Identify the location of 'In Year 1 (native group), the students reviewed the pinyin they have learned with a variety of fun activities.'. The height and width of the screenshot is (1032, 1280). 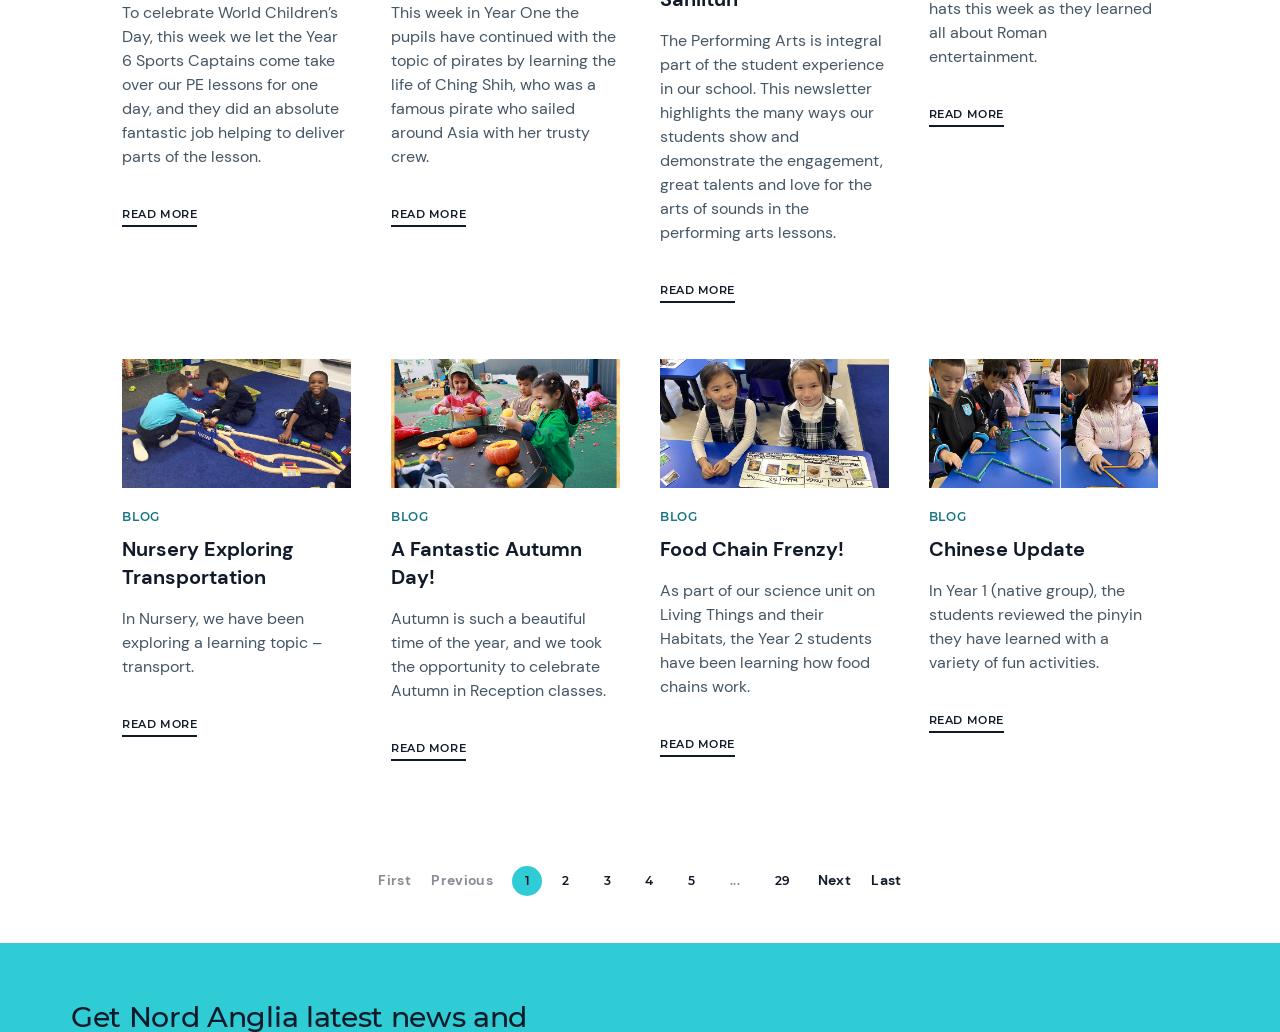
(1034, 626).